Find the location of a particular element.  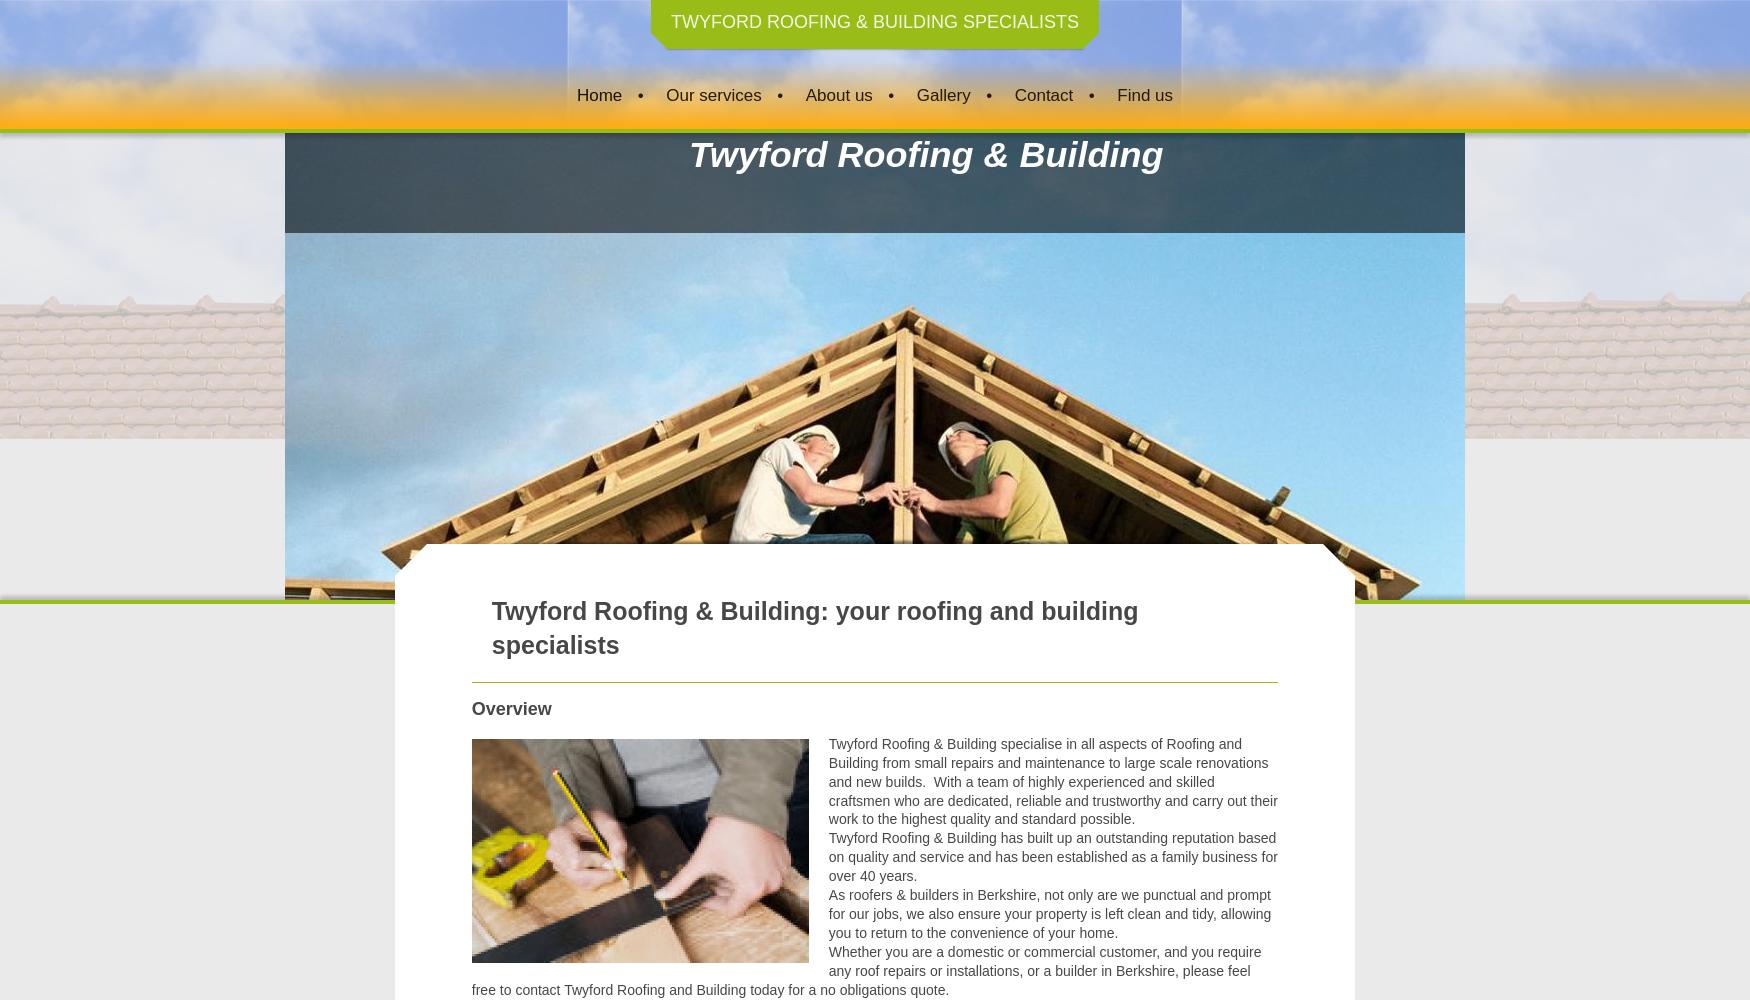

'Home' is located at coordinates (599, 93).